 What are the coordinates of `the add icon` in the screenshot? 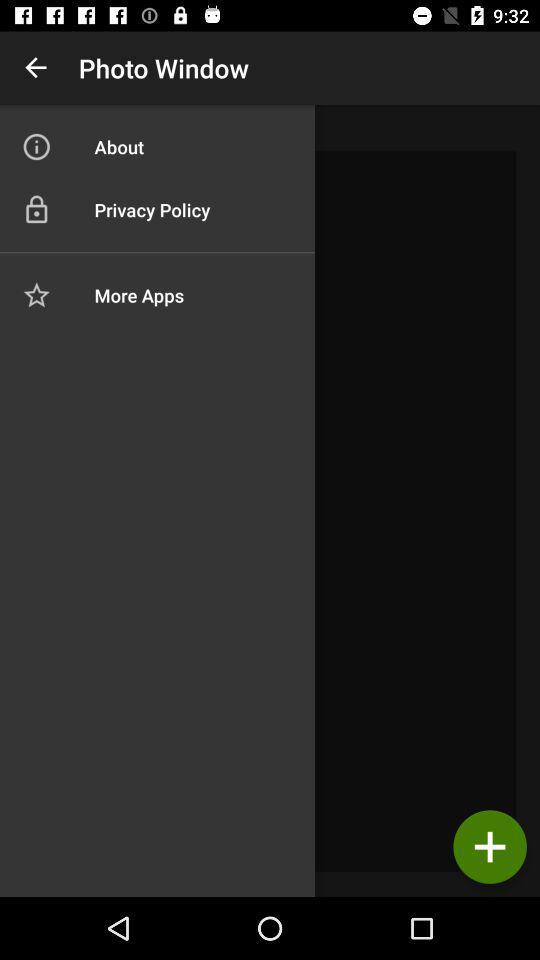 It's located at (489, 846).